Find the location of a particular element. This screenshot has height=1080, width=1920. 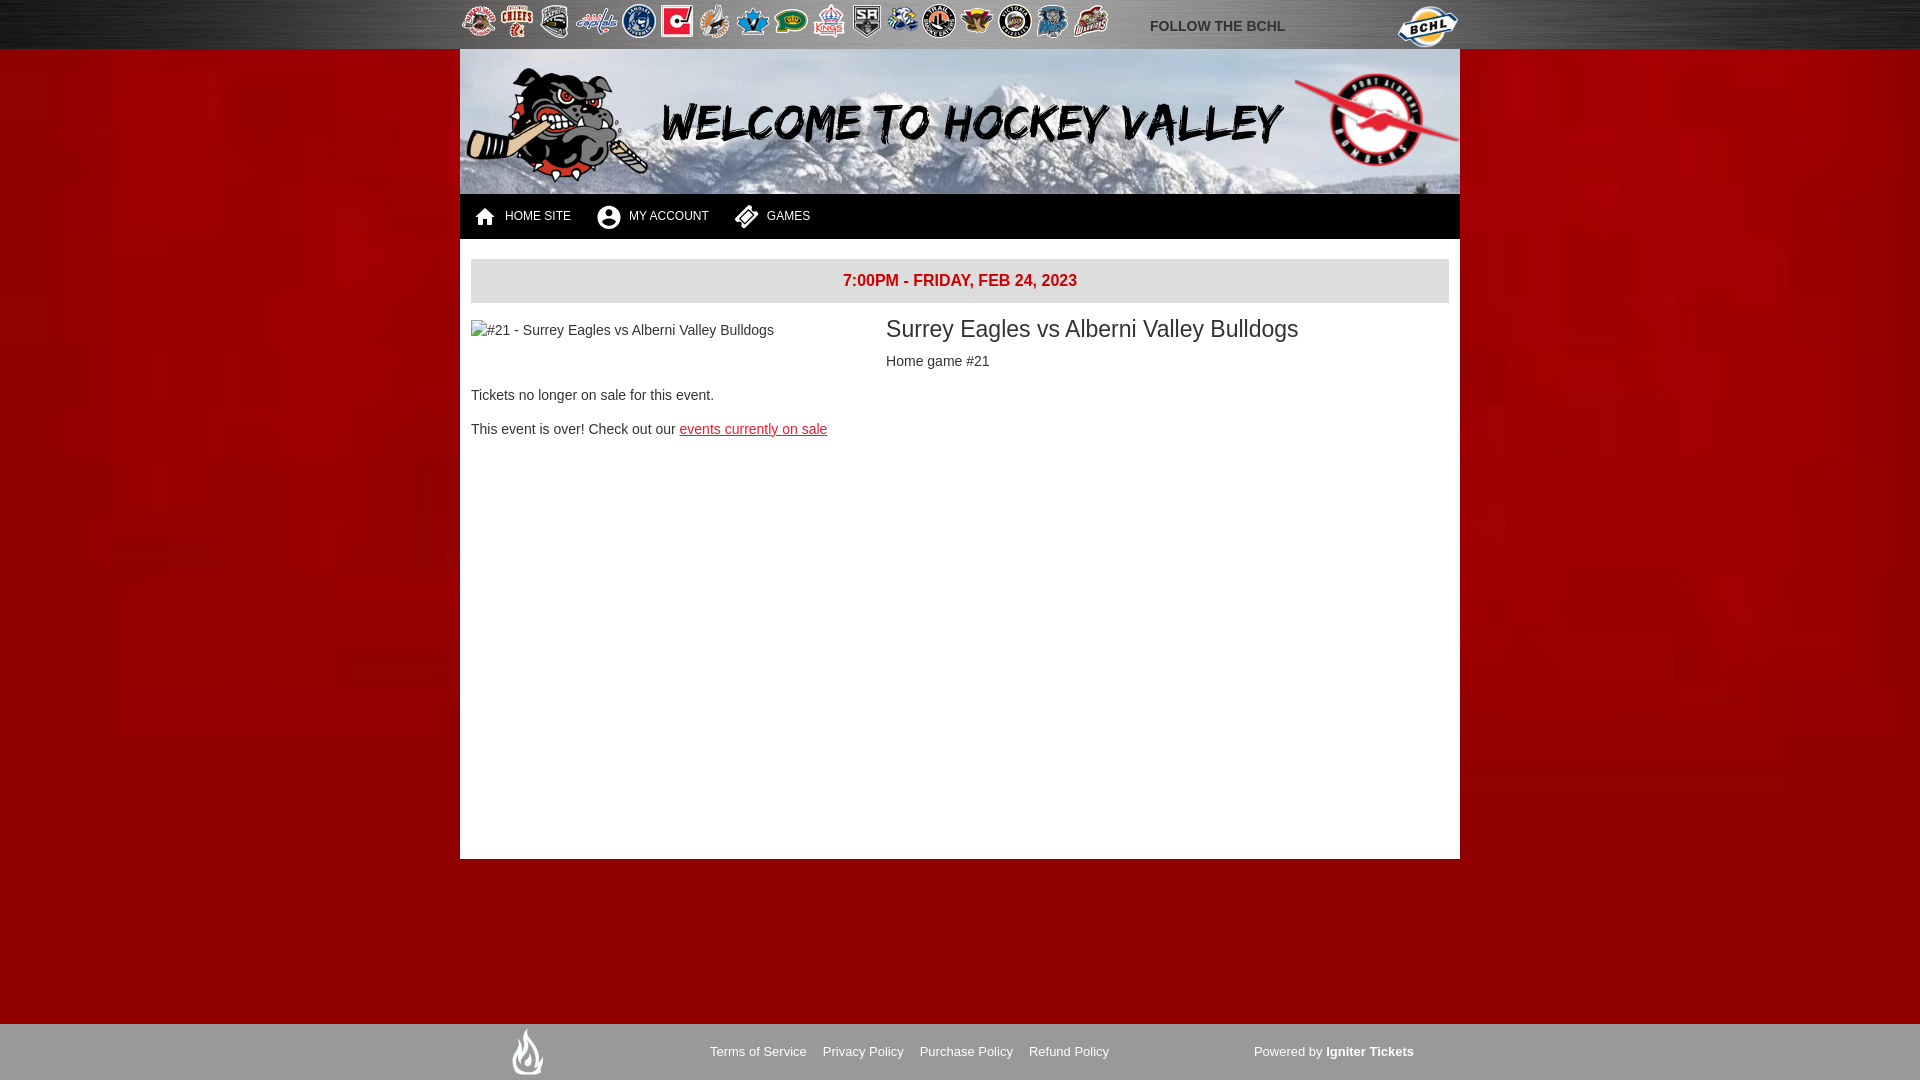

'events currently on sale' is located at coordinates (752, 427).